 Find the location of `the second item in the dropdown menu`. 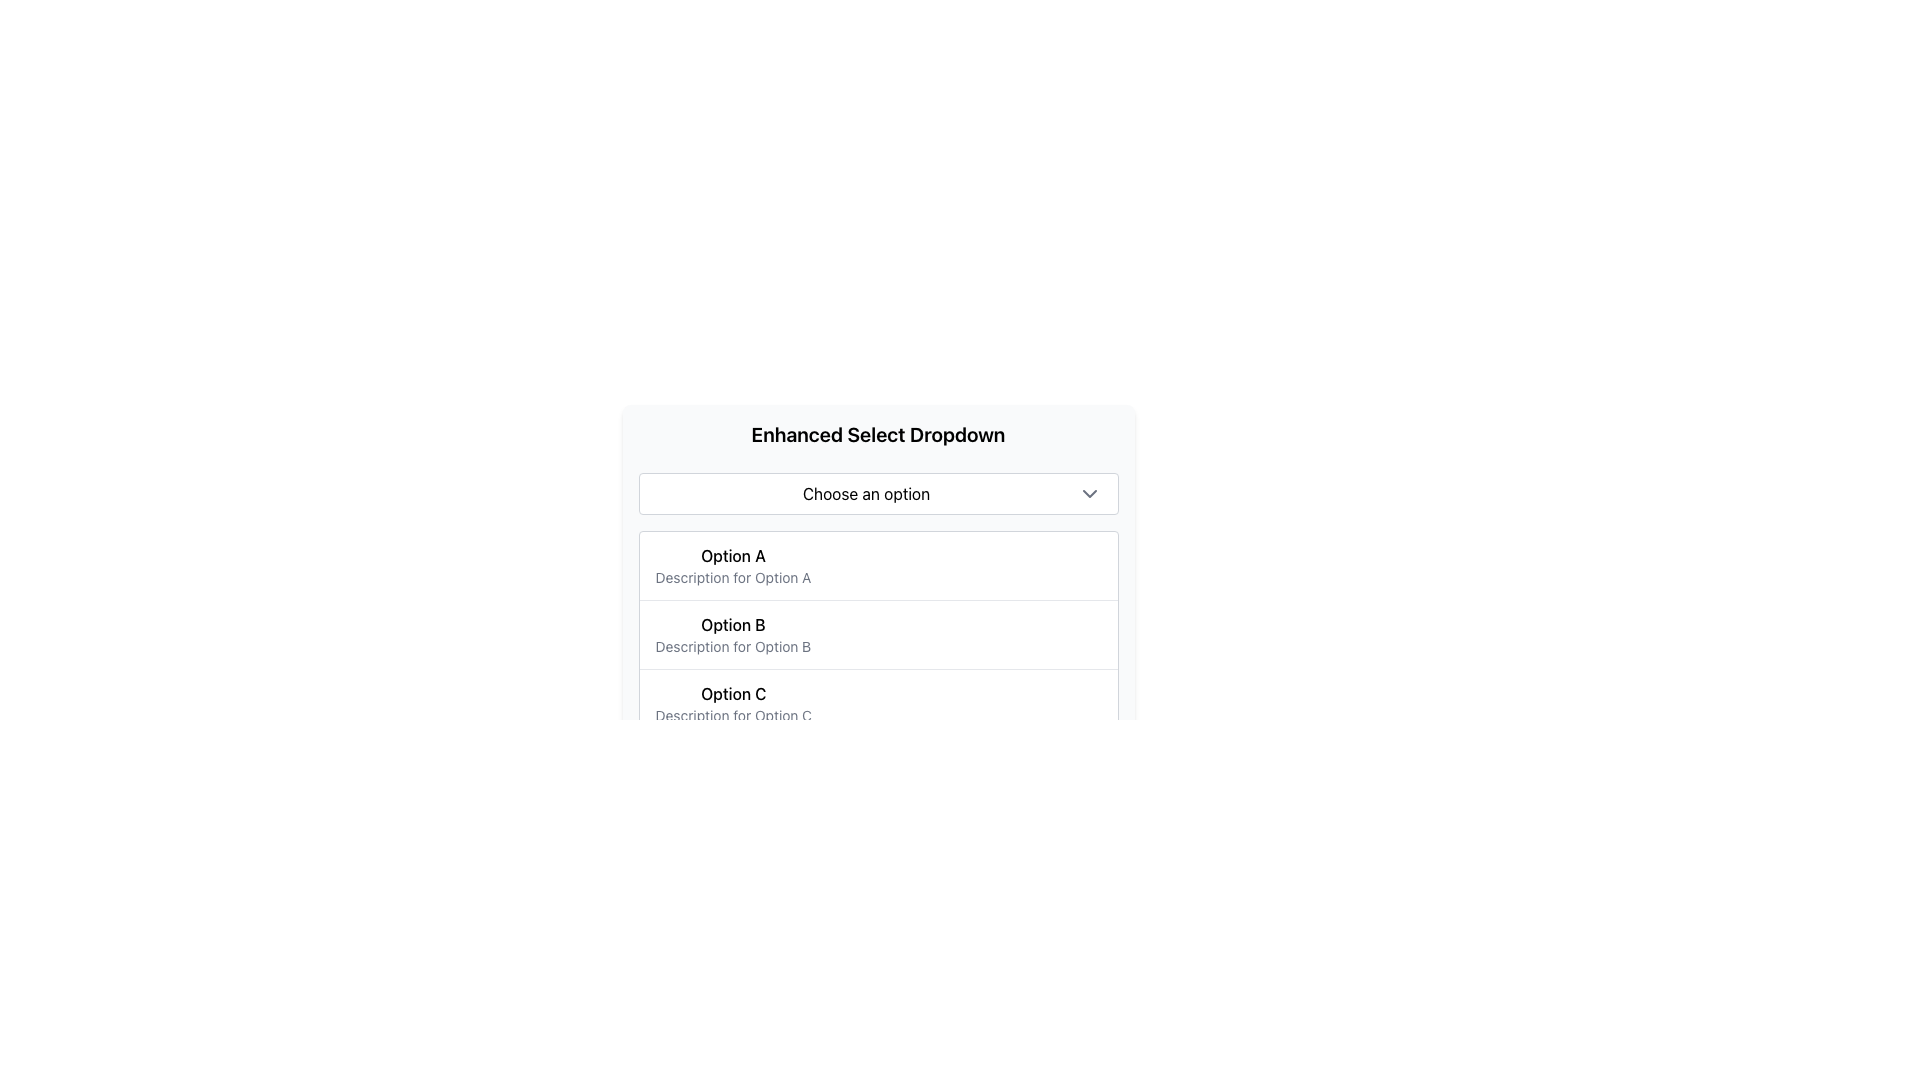

the second item in the dropdown menu is located at coordinates (878, 634).